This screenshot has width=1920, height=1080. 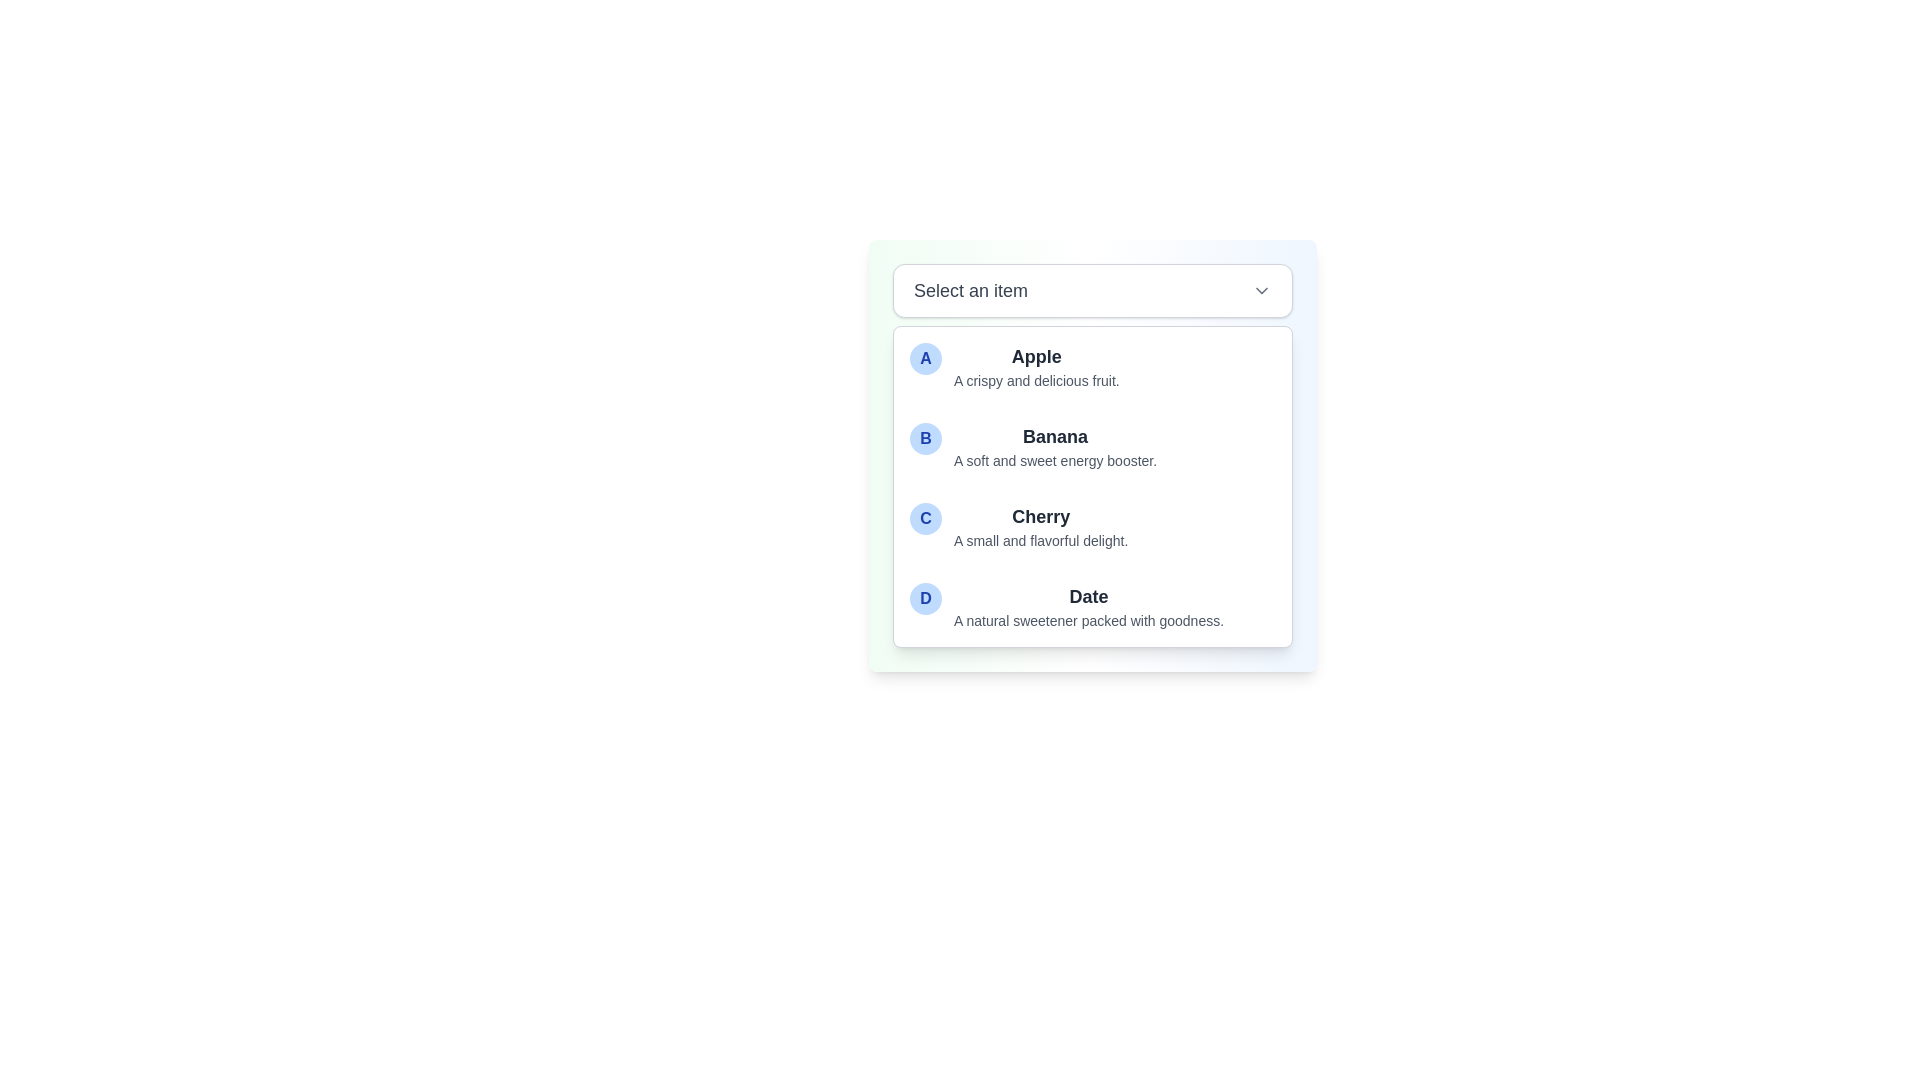 What do you see at coordinates (1088, 596) in the screenshot?
I see `the text label that serves as the title of item 'D' in the dropdown menu, which is positioned above the description text` at bounding box center [1088, 596].